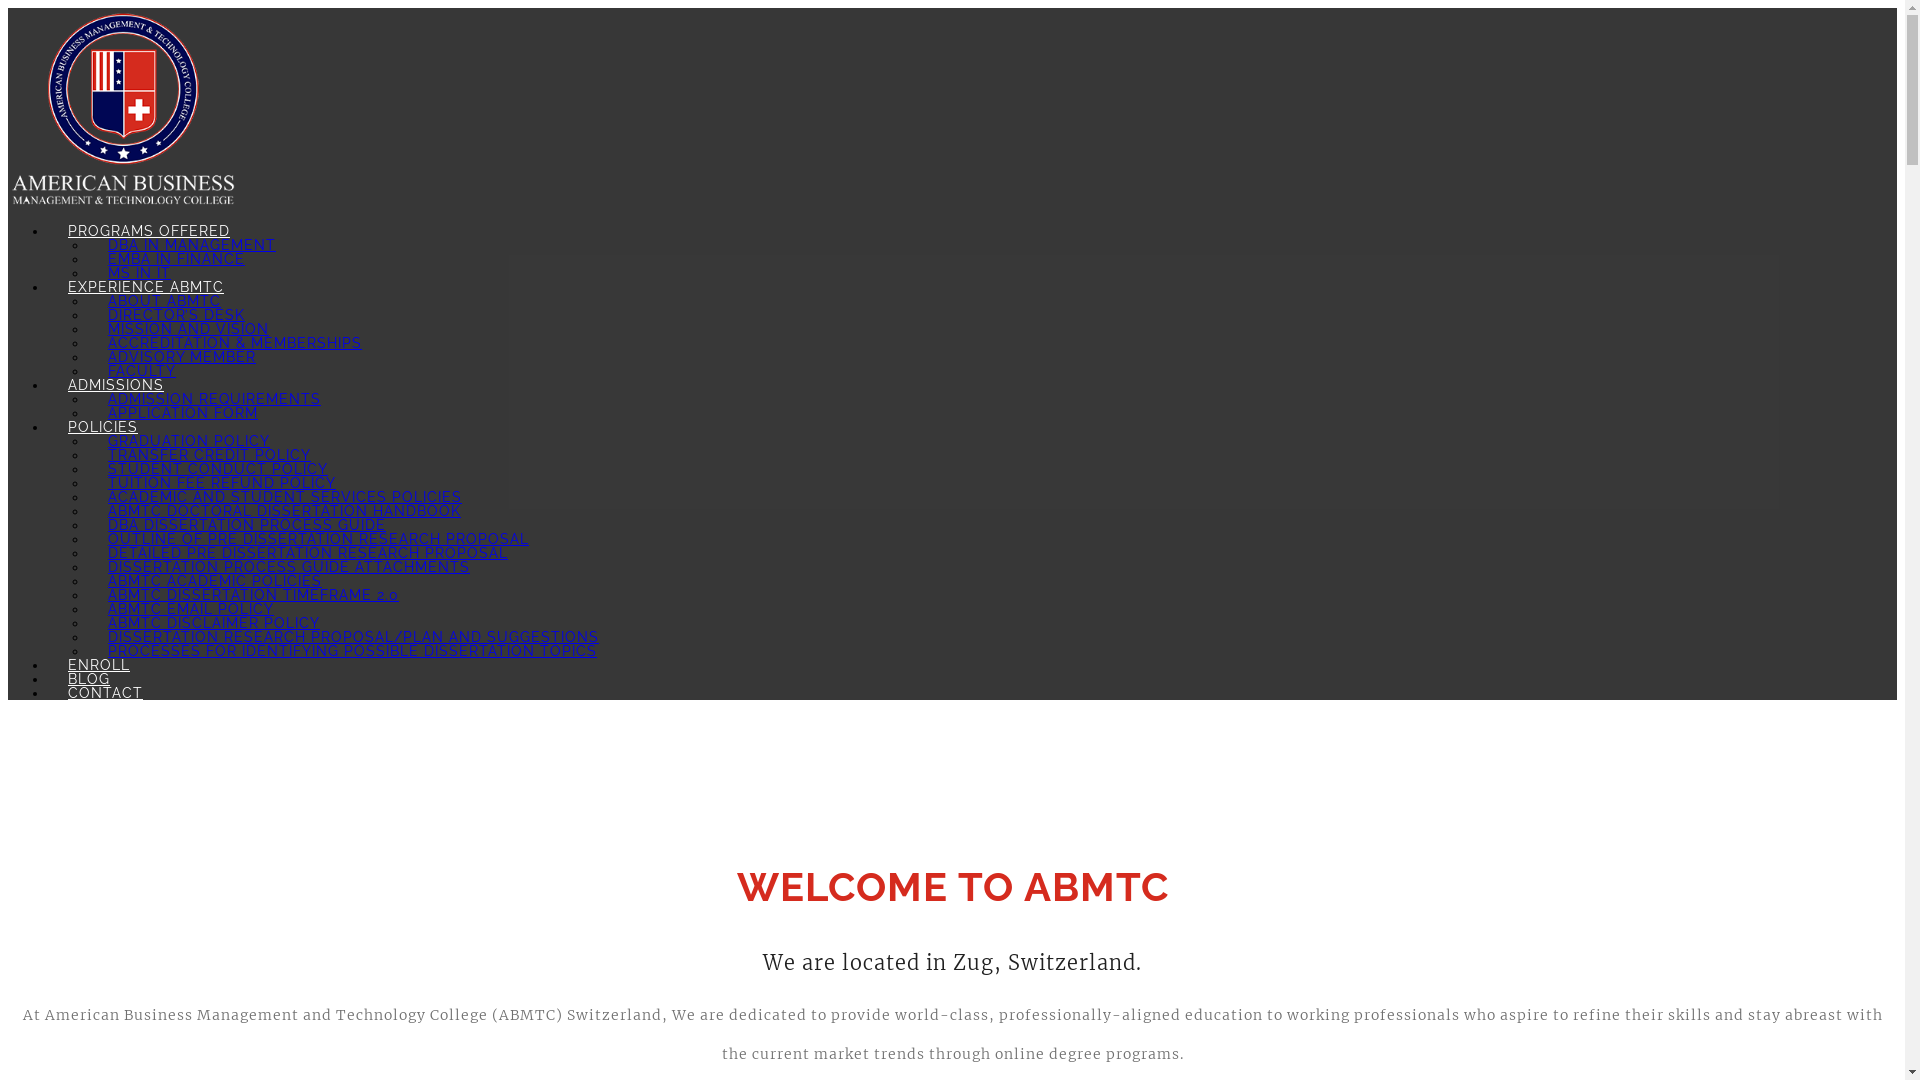  What do you see at coordinates (104, 692) in the screenshot?
I see `'CONTACT'` at bounding box center [104, 692].